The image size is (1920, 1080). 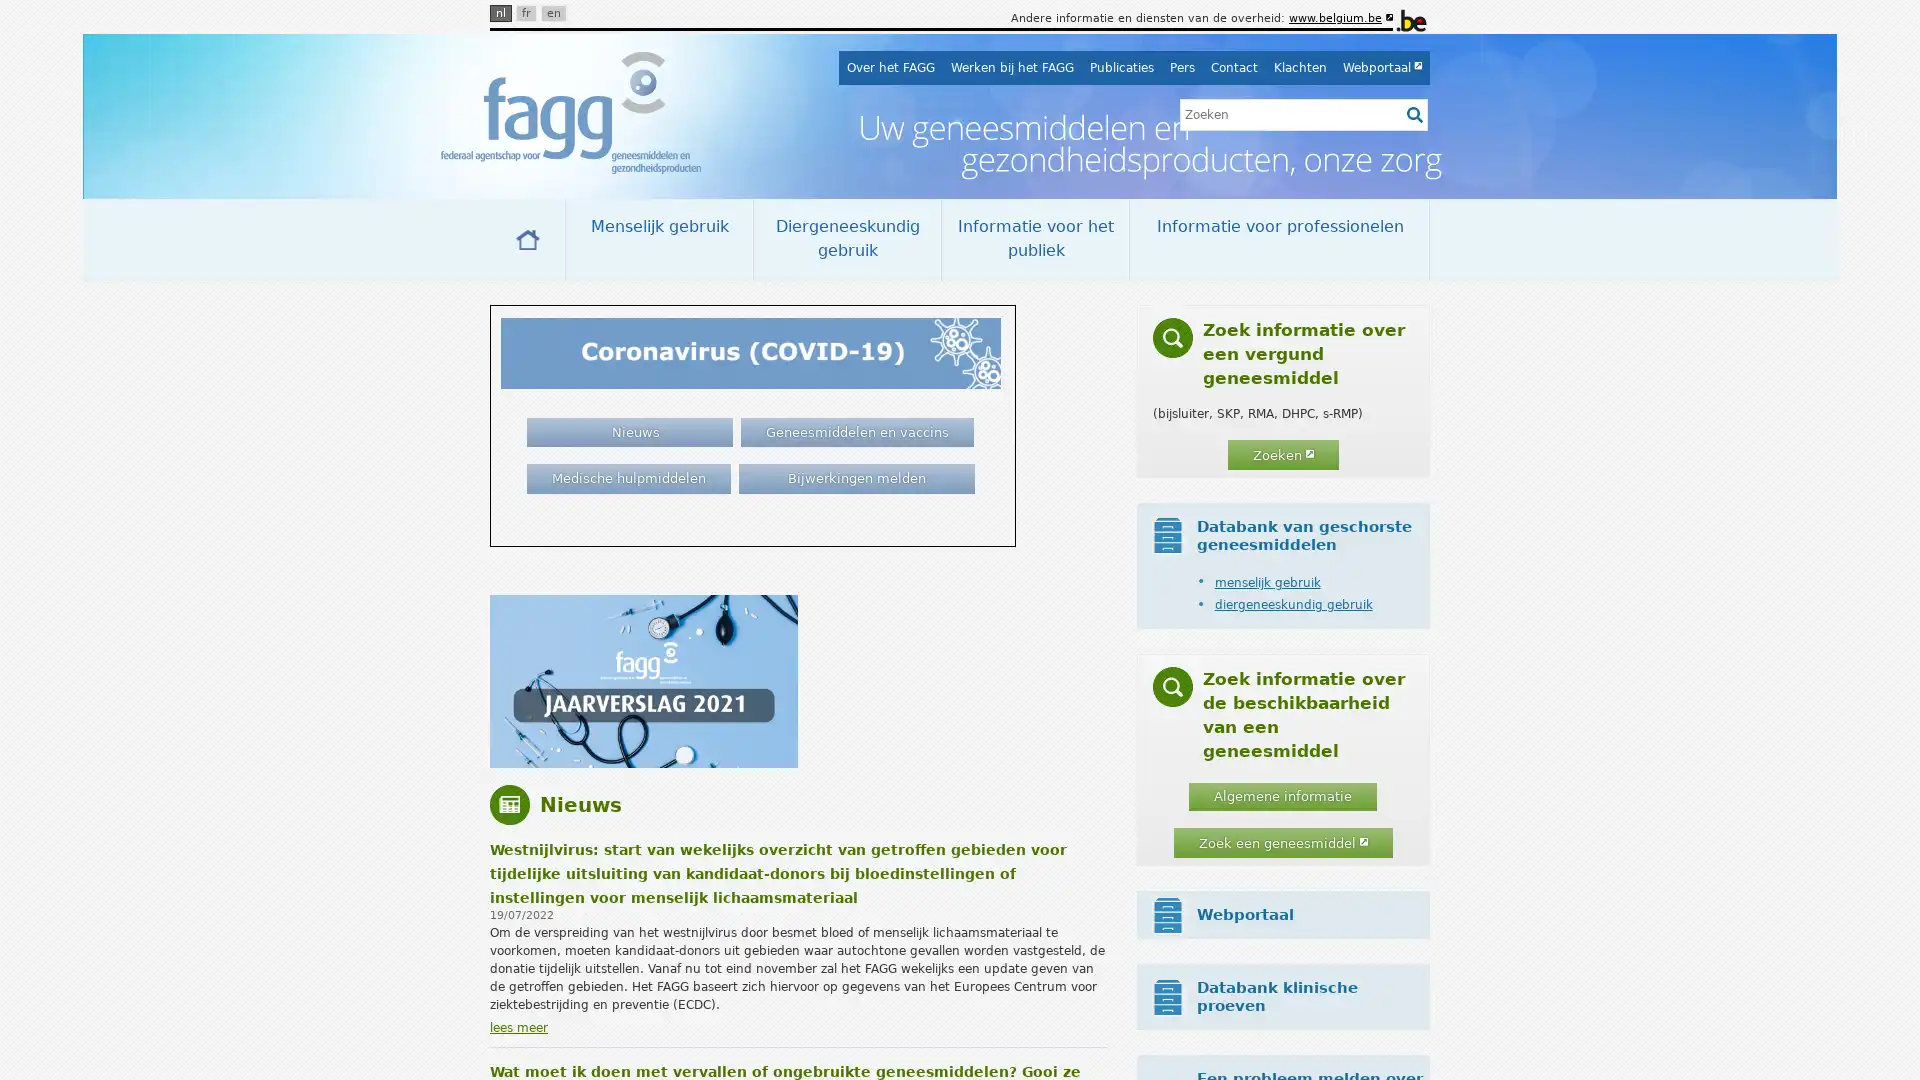 I want to click on Geneesmiddelen en vaccins, so click(x=857, y=431).